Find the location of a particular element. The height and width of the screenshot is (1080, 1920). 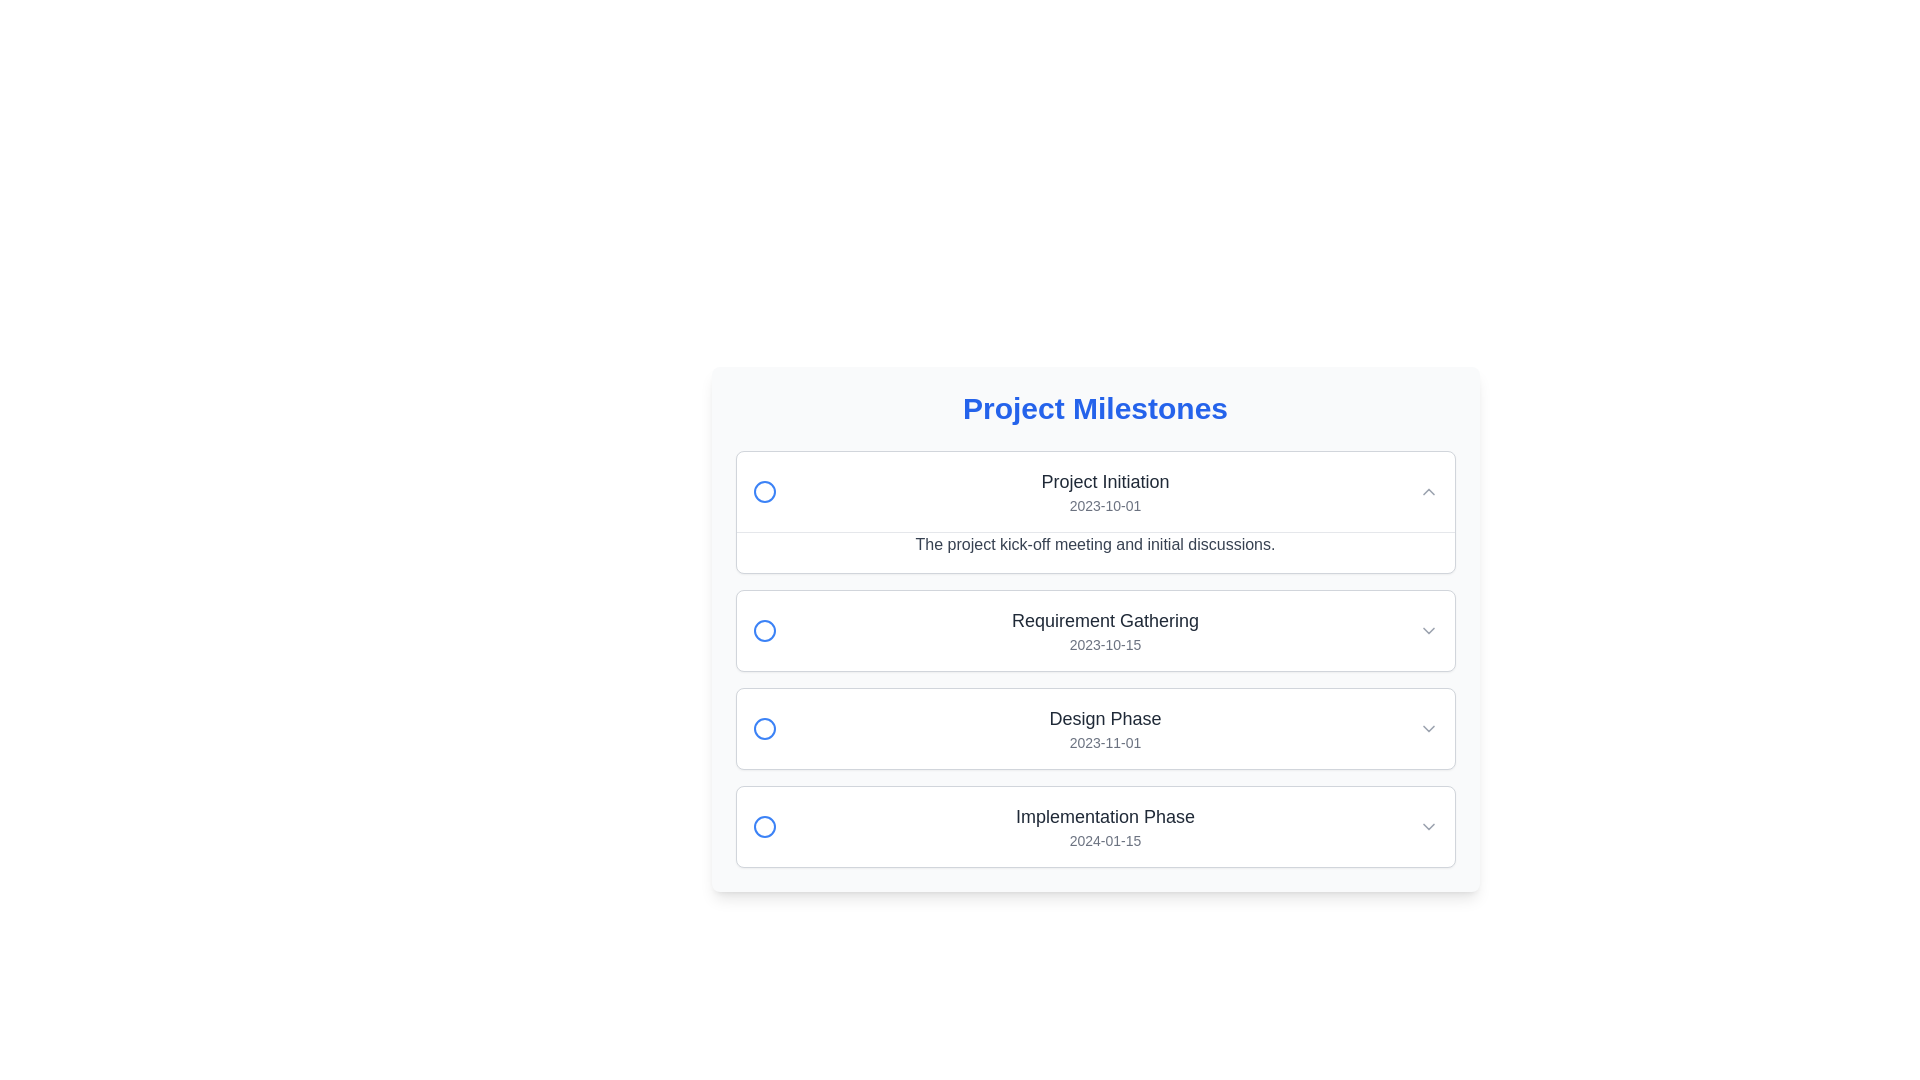

static text displaying '2023-11-01' located directly beneath the 'Design Phase' title in the third milestone section is located at coordinates (1104, 743).